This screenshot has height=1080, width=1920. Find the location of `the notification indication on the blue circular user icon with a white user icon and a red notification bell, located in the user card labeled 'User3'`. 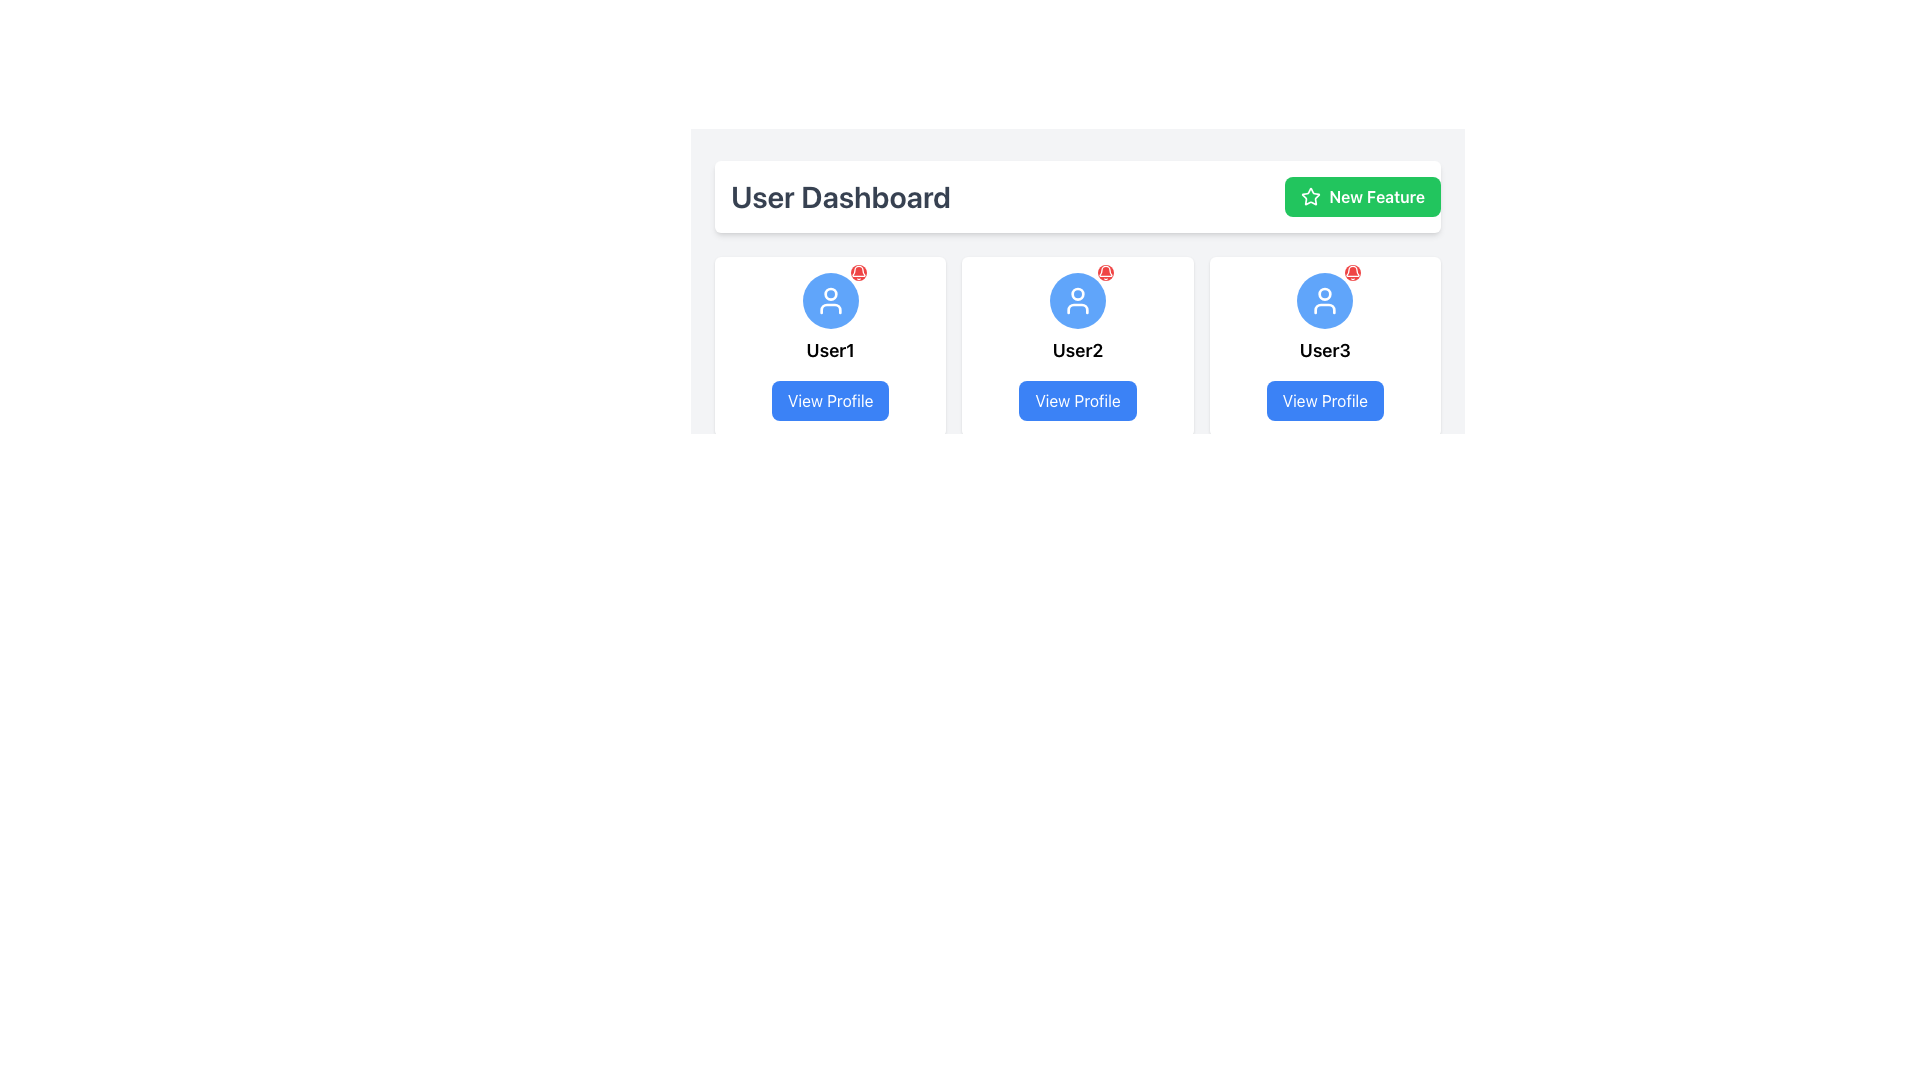

the notification indication on the blue circular user icon with a white user icon and a red notification bell, located in the user card labeled 'User3' is located at coordinates (1325, 300).